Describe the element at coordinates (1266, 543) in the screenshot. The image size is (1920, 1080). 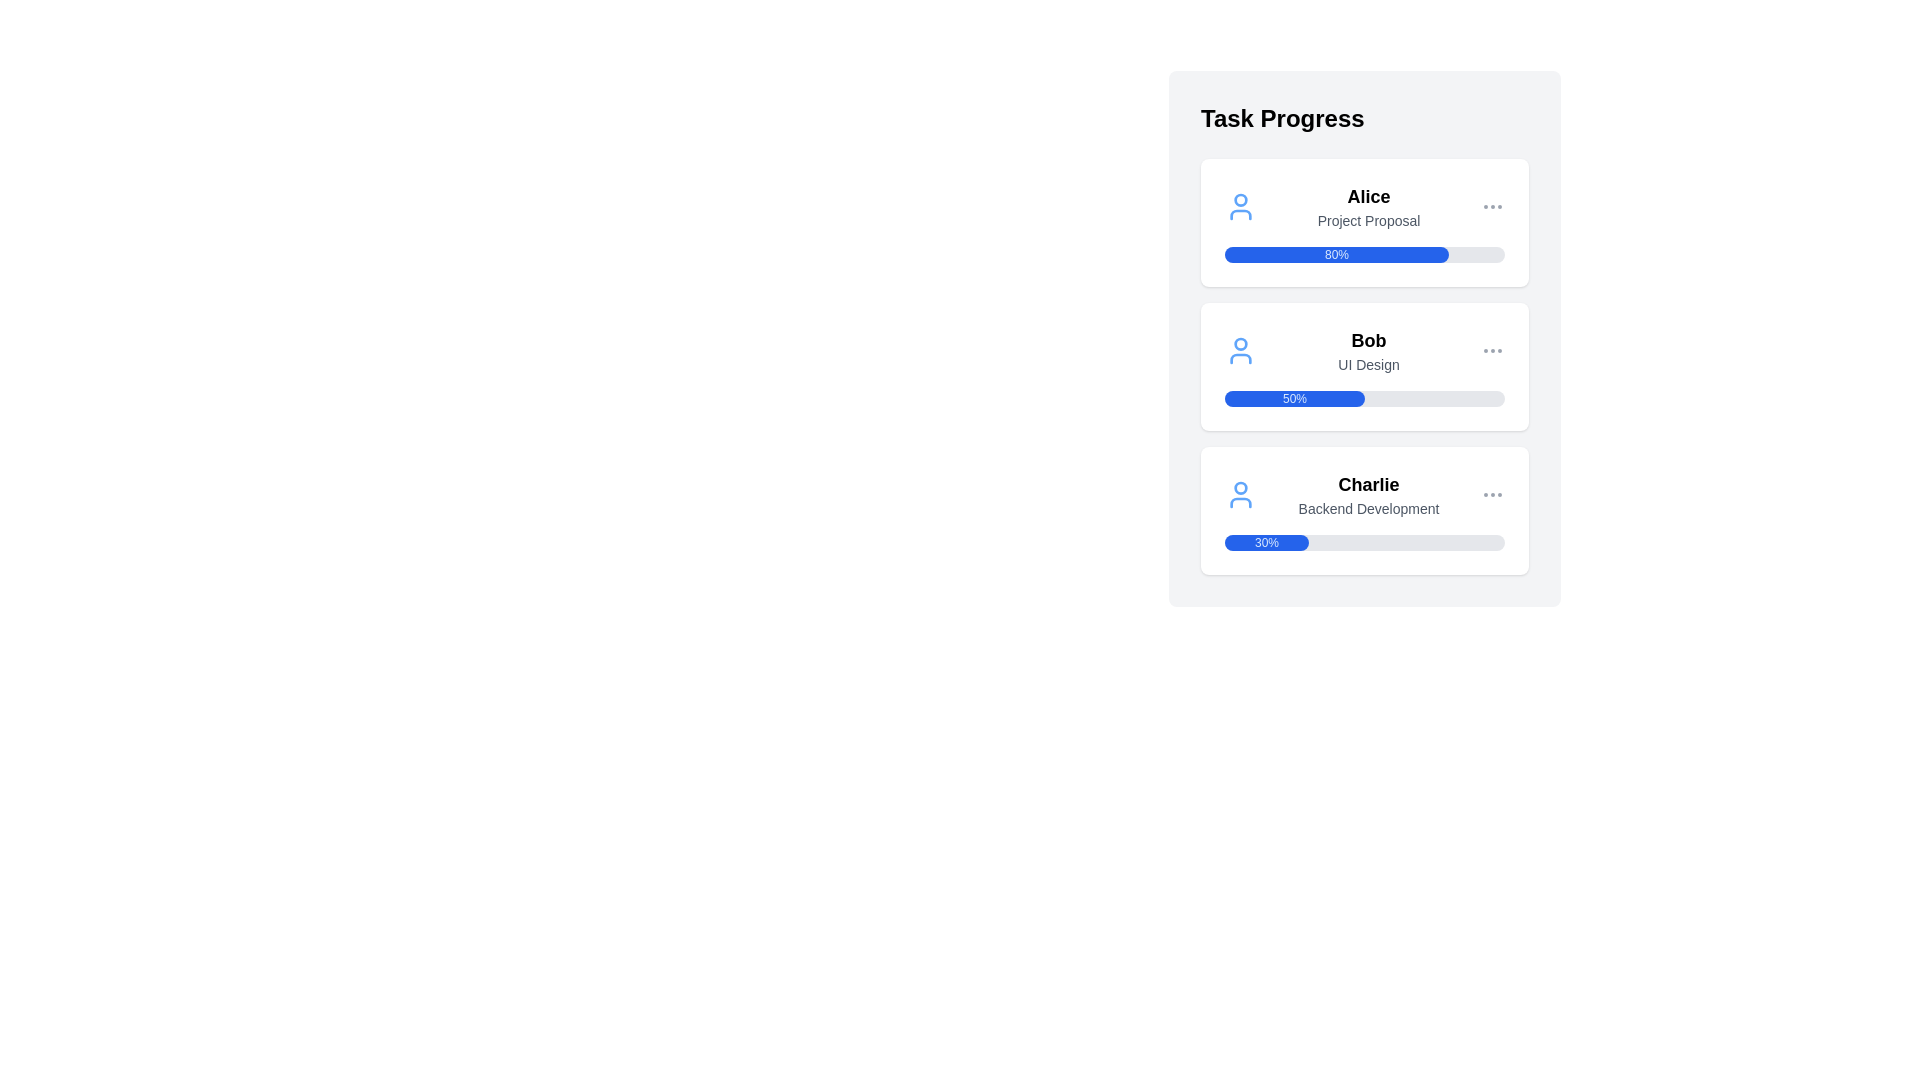
I see `the filled portion of the progress bar that visually represents 30% progress for the 'Backend Development' task associated with Charlie, located in the 'Charlie - Backend Development' card` at that location.